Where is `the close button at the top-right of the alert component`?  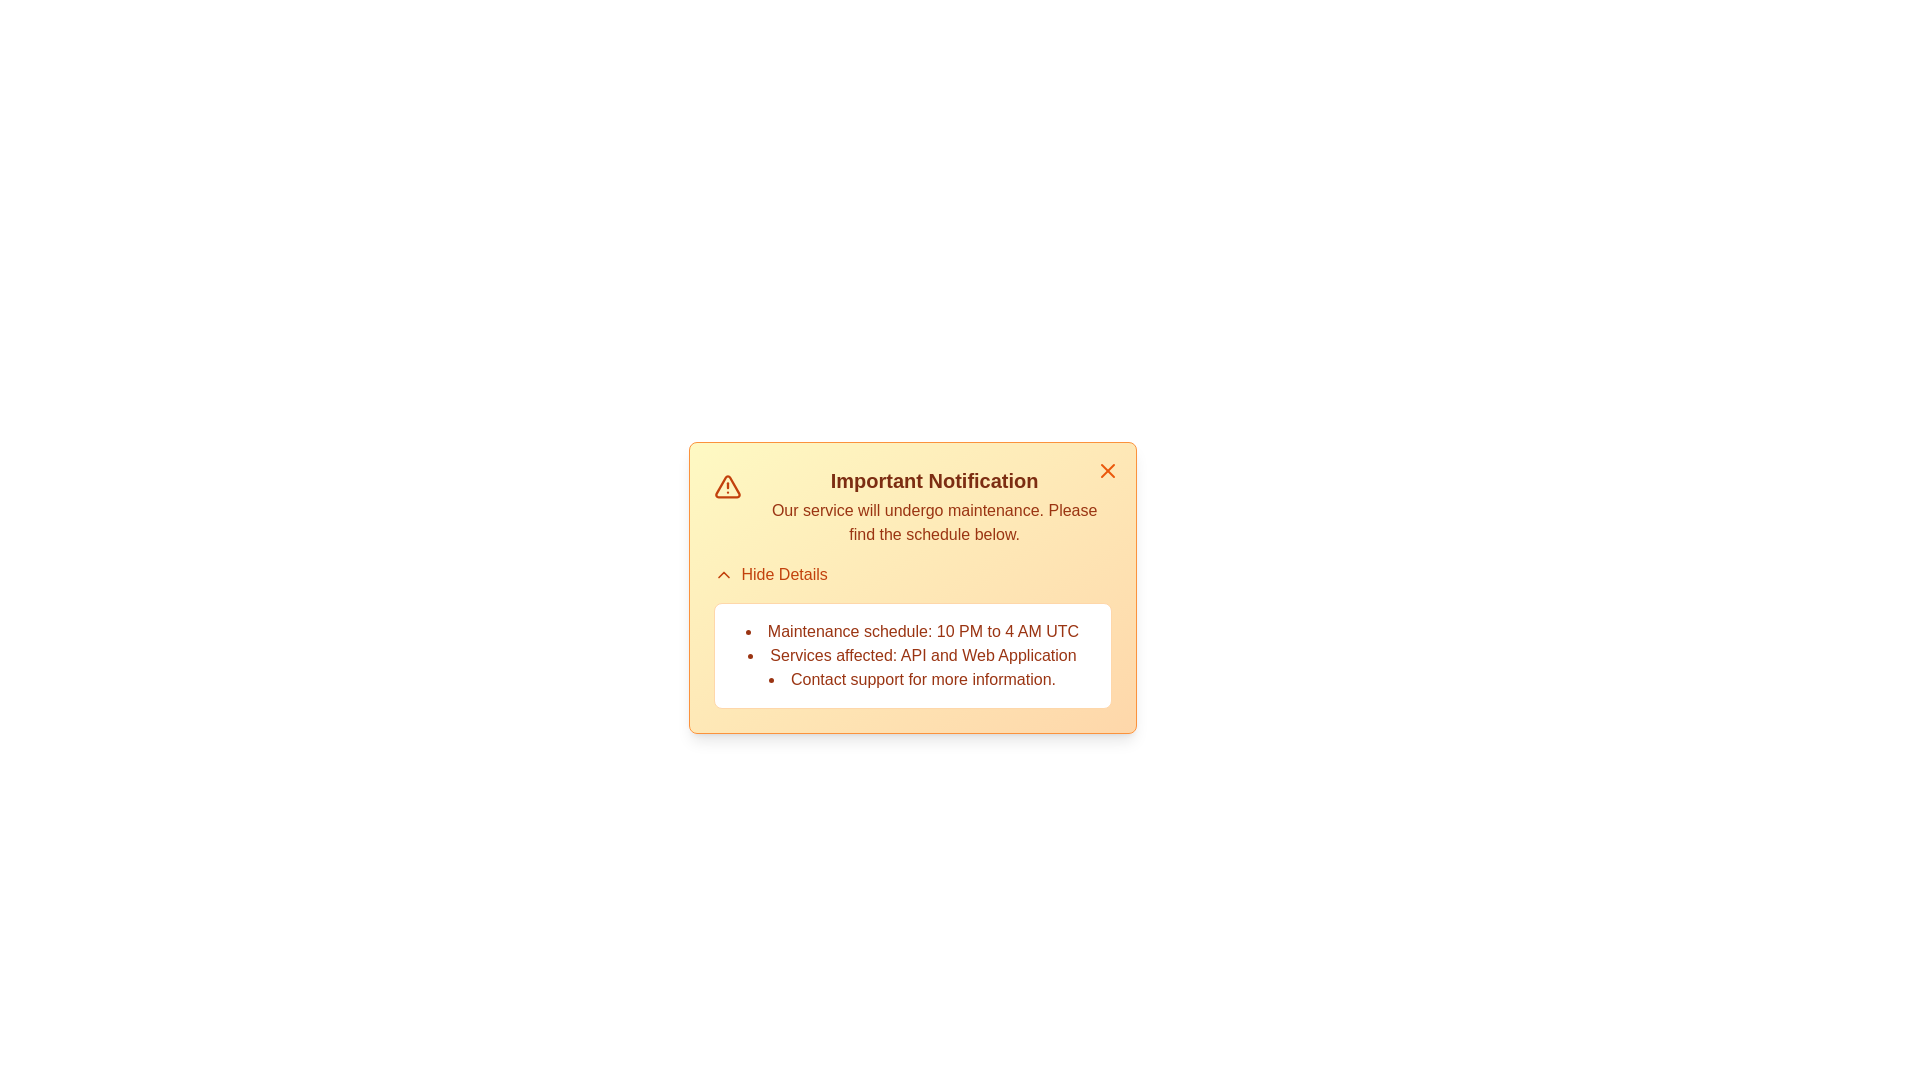
the close button at the top-right of the alert component is located at coordinates (1106, 470).